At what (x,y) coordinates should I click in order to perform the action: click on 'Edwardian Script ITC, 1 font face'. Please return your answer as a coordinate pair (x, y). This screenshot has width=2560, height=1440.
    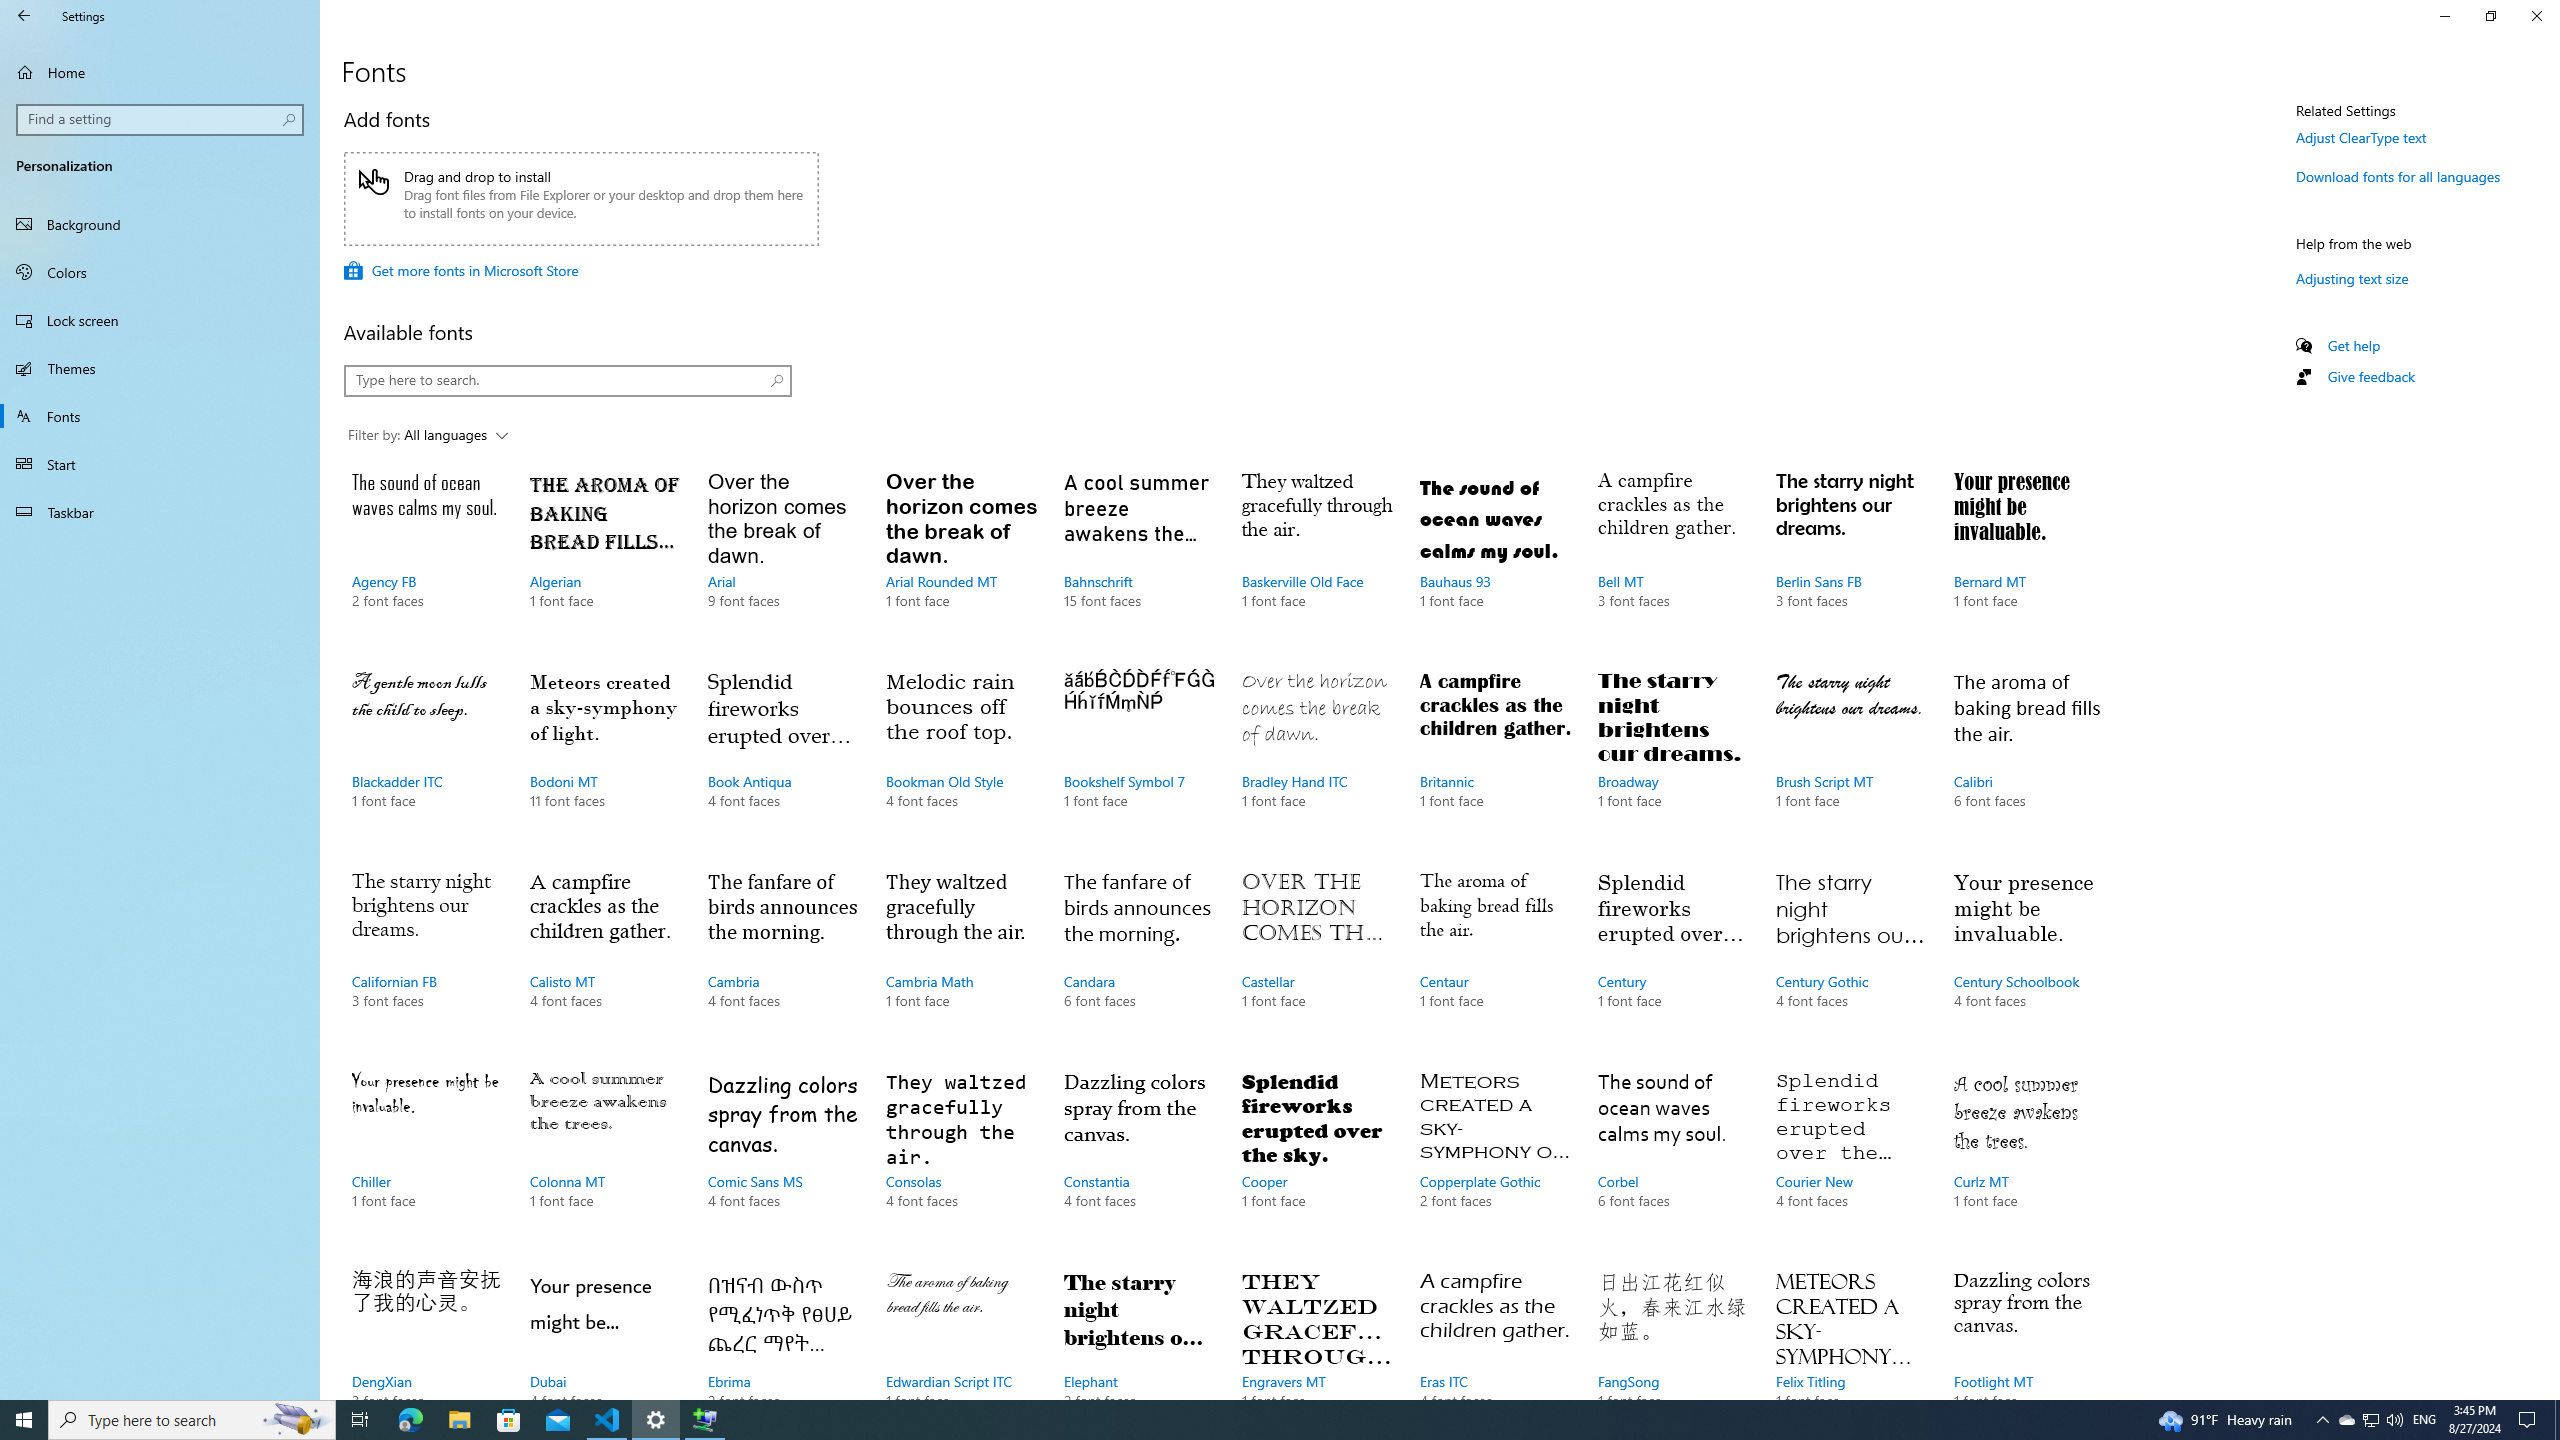
    Looking at the image, I should click on (959, 1328).